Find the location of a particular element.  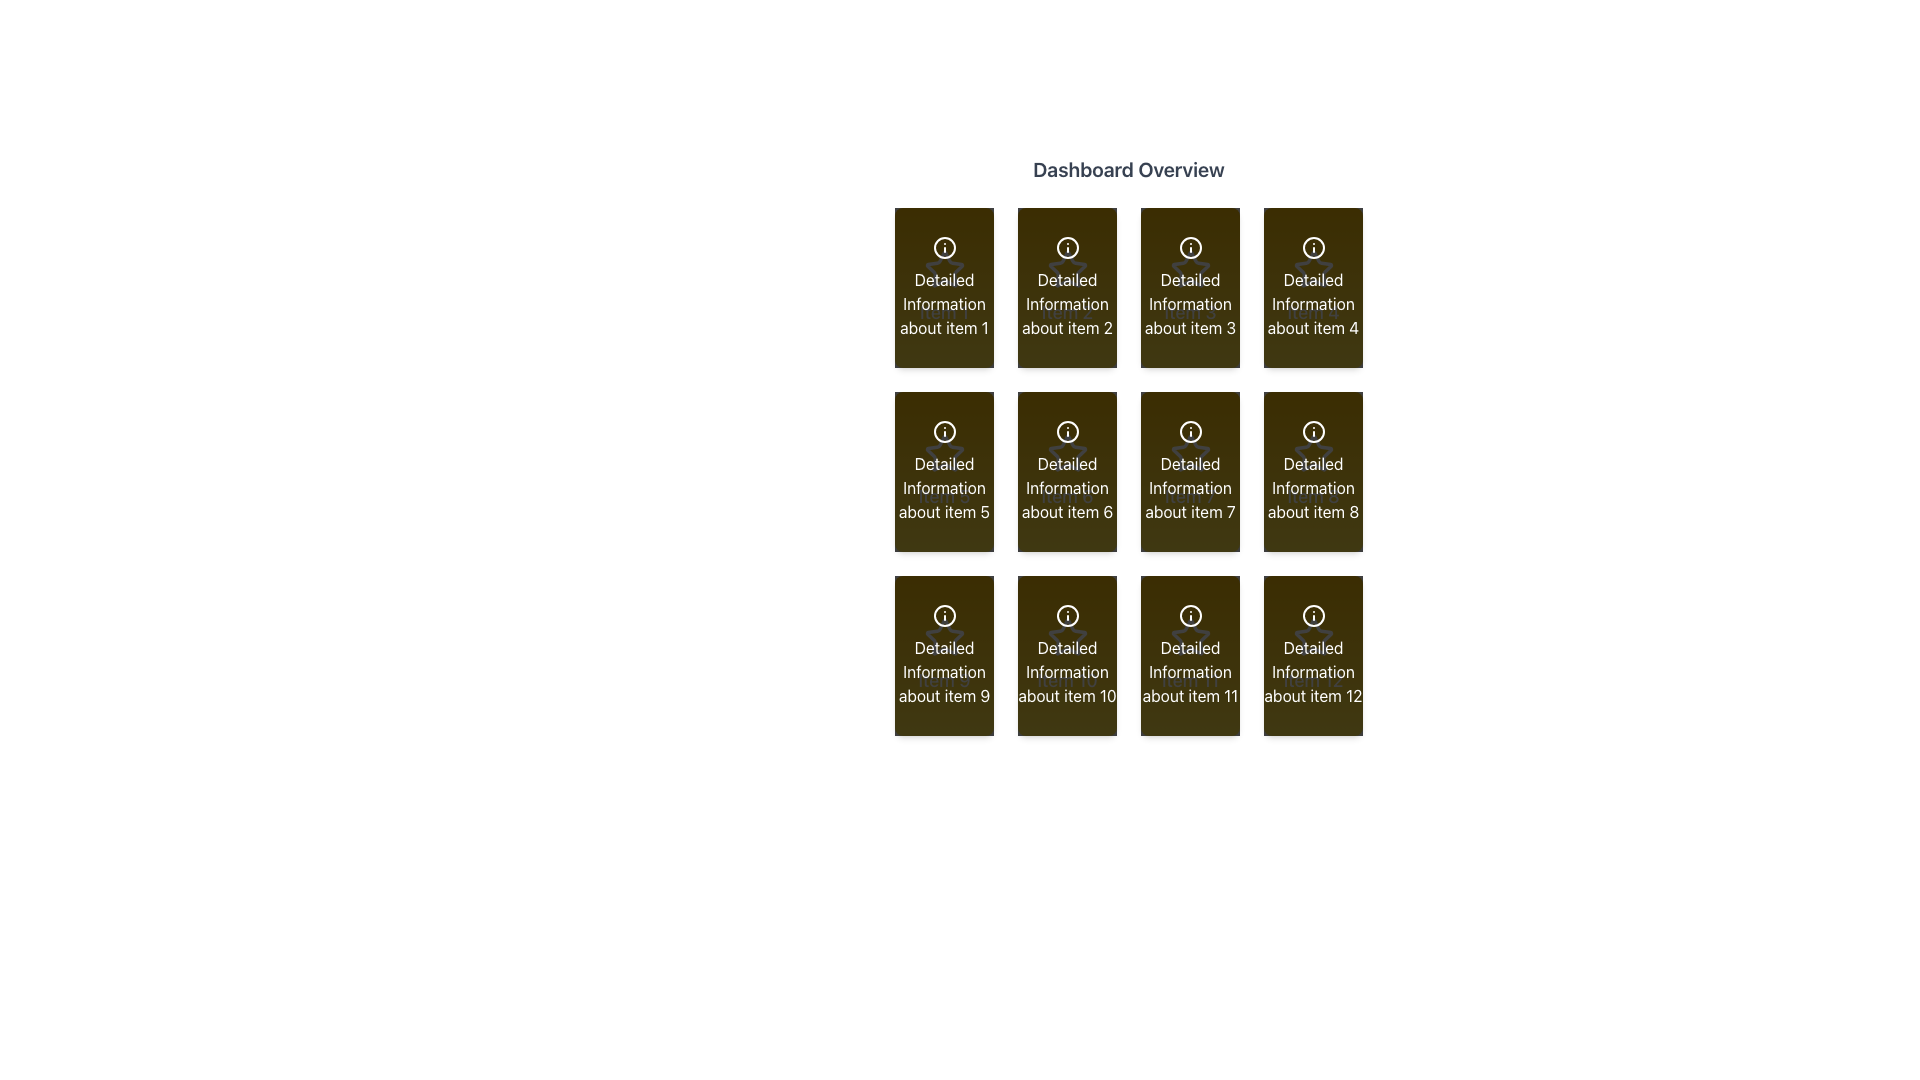

the clickable card representing 'Item 5' located in the second row, first column of the 'Dashboard Overview' section is located at coordinates (943, 471).